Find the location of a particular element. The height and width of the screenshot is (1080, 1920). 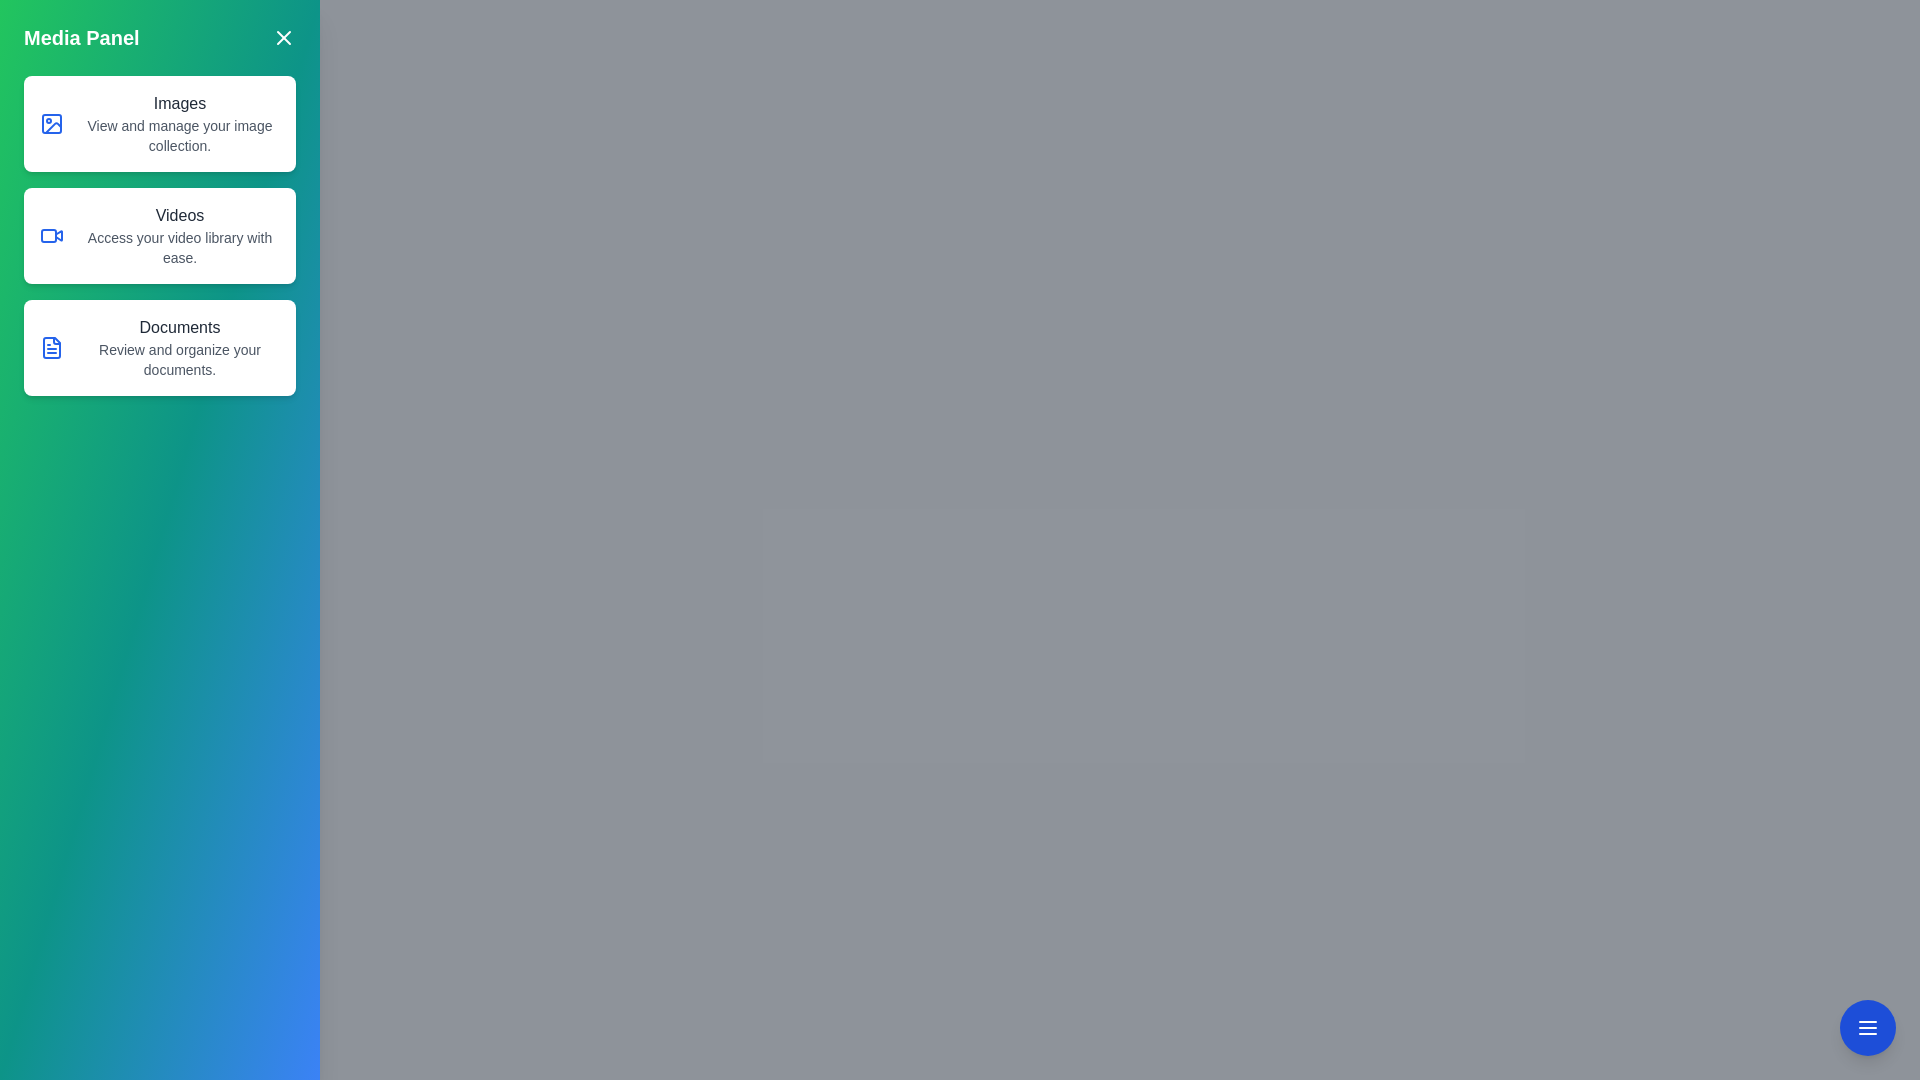

text content of the title Text Label for the first card in the side panel, which provides a brief description of image management is located at coordinates (180, 104).